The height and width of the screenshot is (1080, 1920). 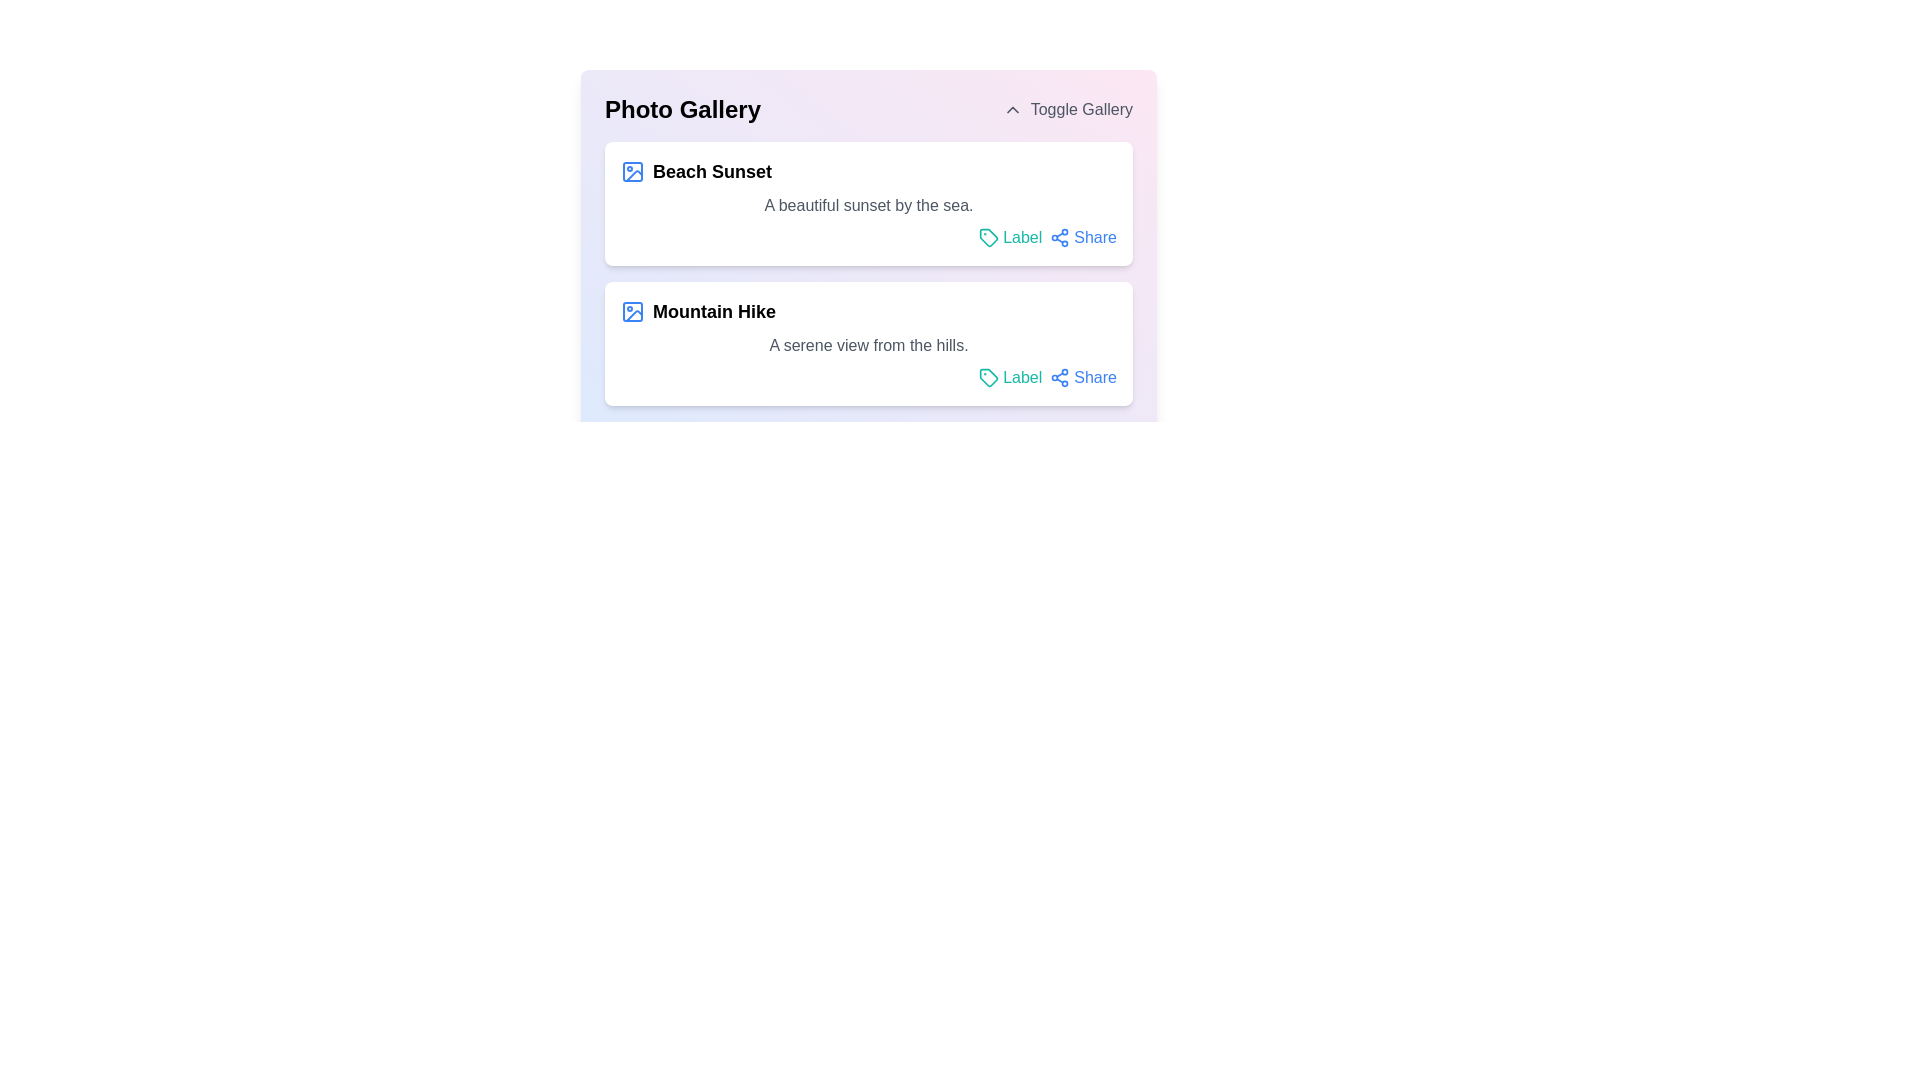 I want to click on the 'Mountain Hike' text header with icon for reading, so click(x=868, y=312).